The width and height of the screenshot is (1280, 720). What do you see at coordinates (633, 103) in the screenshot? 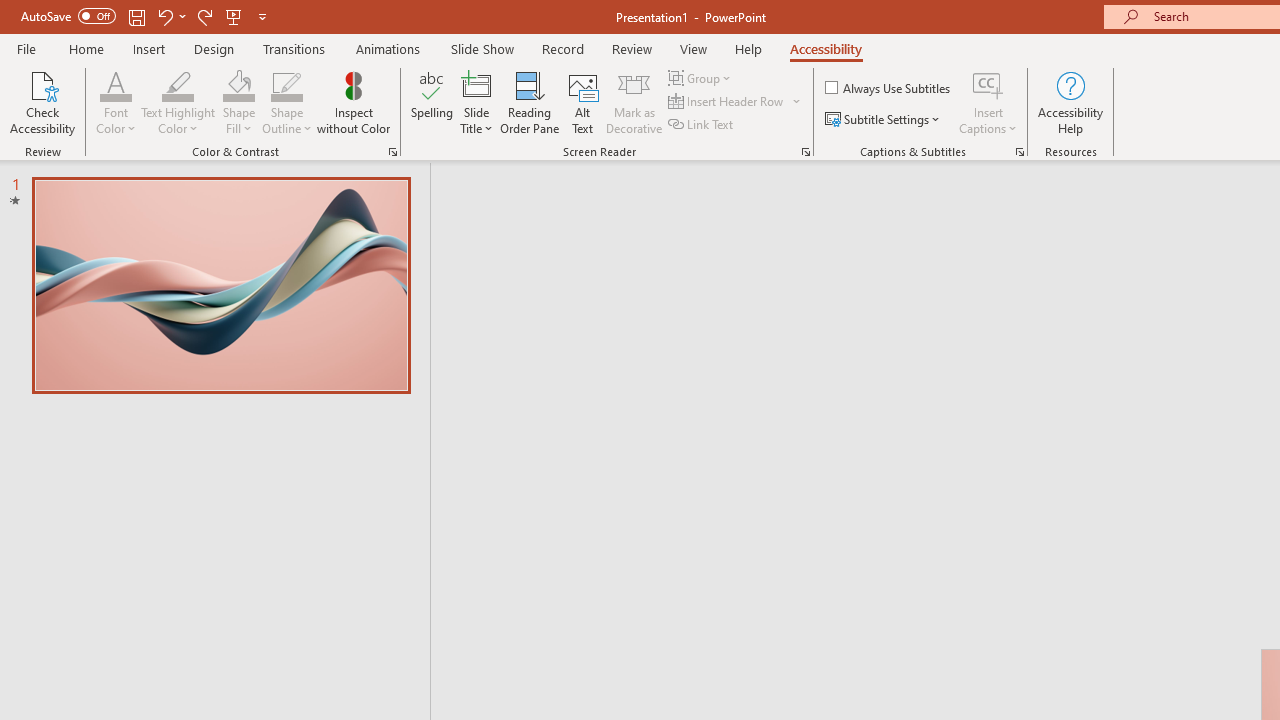
I see `'Mark as Decorative'` at bounding box center [633, 103].